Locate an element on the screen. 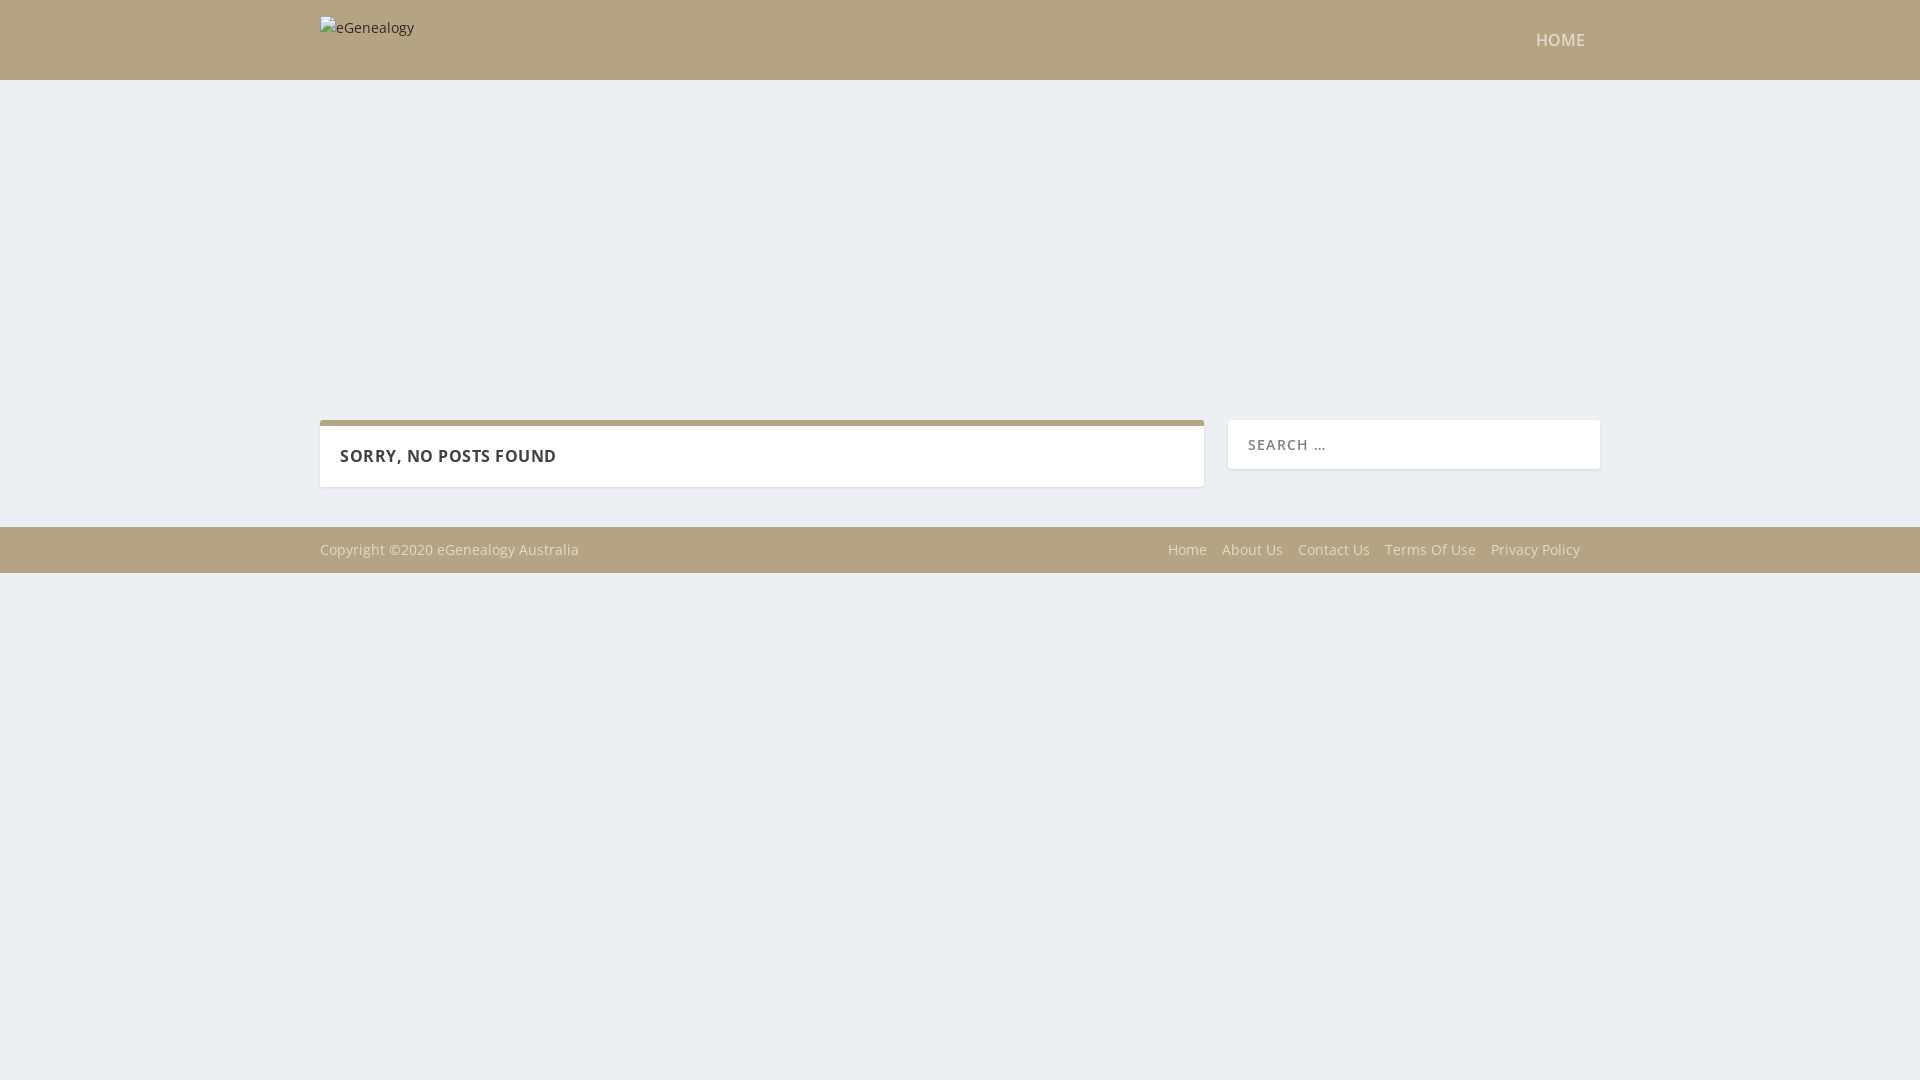  'Privacy Policy' is located at coordinates (1534, 549).